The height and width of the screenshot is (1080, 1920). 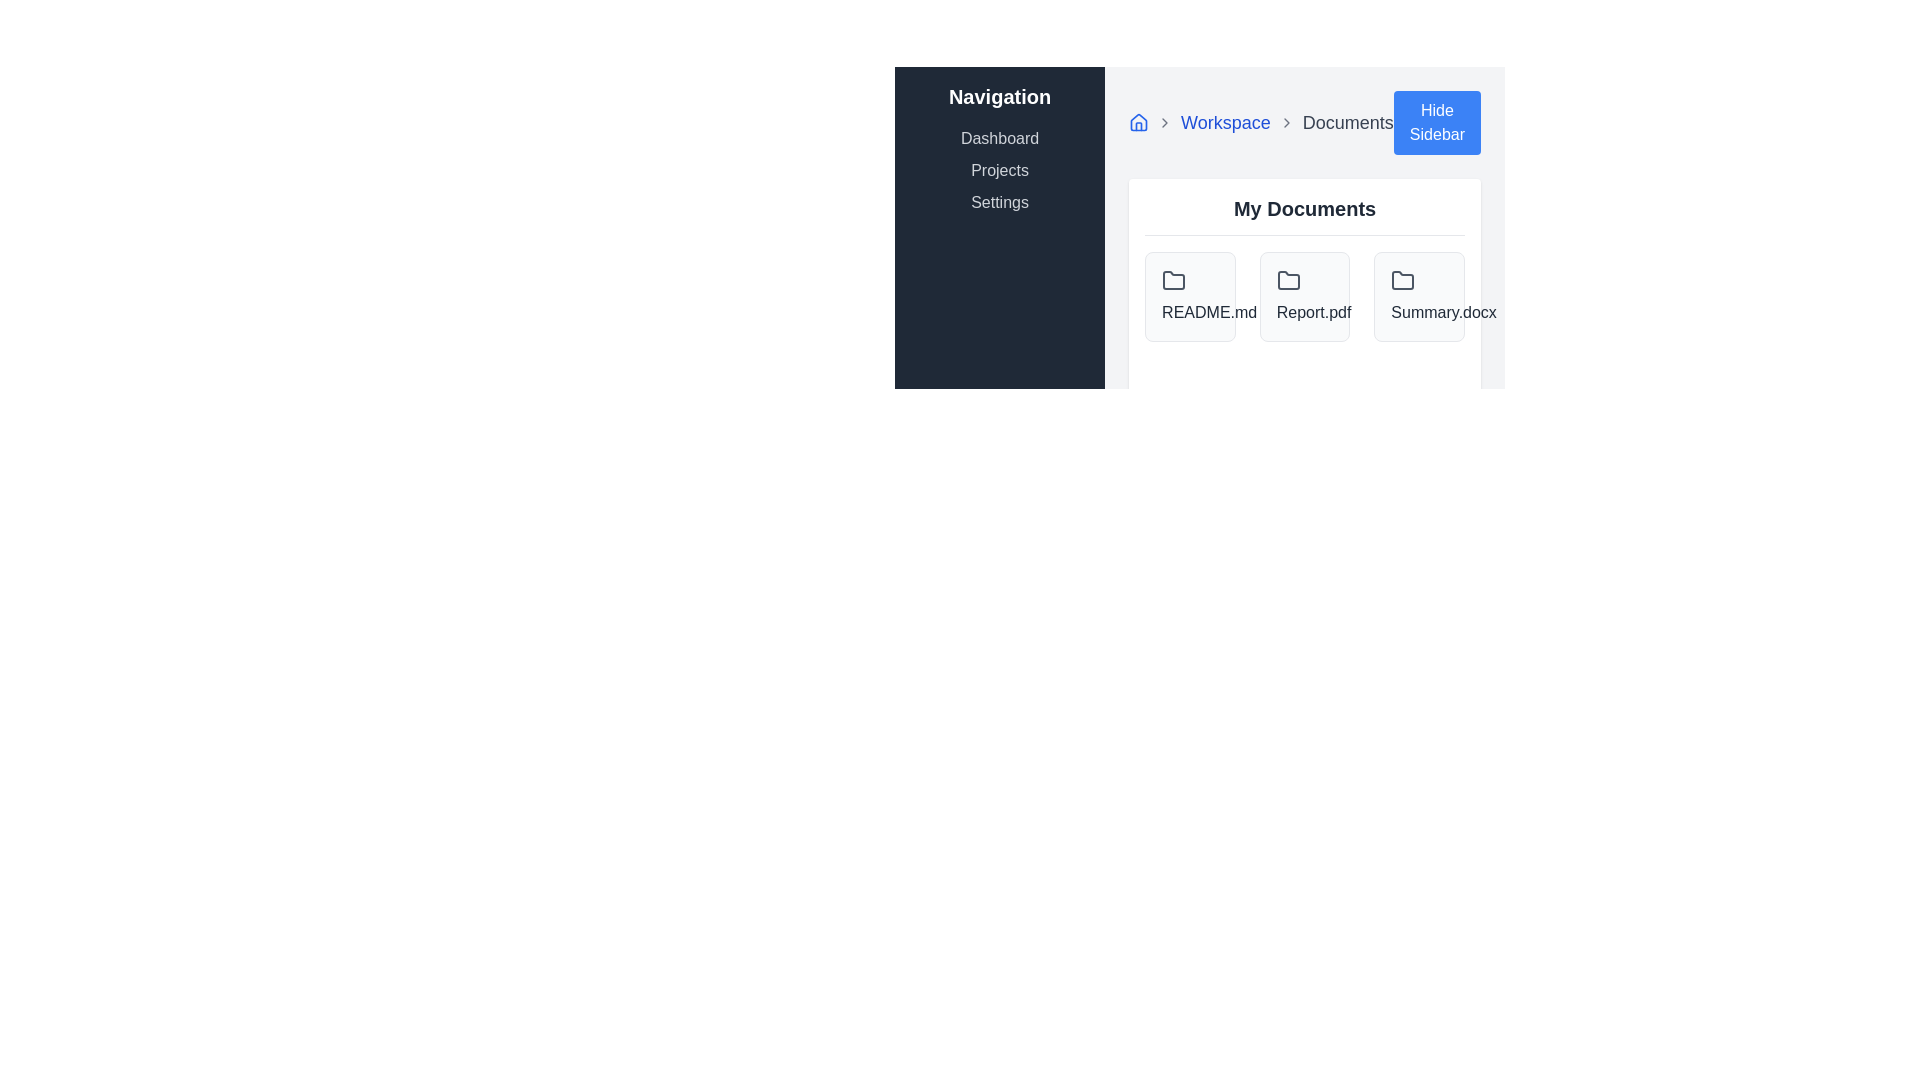 What do you see at coordinates (1190, 312) in the screenshot?
I see `the text label displaying 'README.md' in a bold gray font, located at the bottom center of the first document card in the 'My Documents' section` at bounding box center [1190, 312].